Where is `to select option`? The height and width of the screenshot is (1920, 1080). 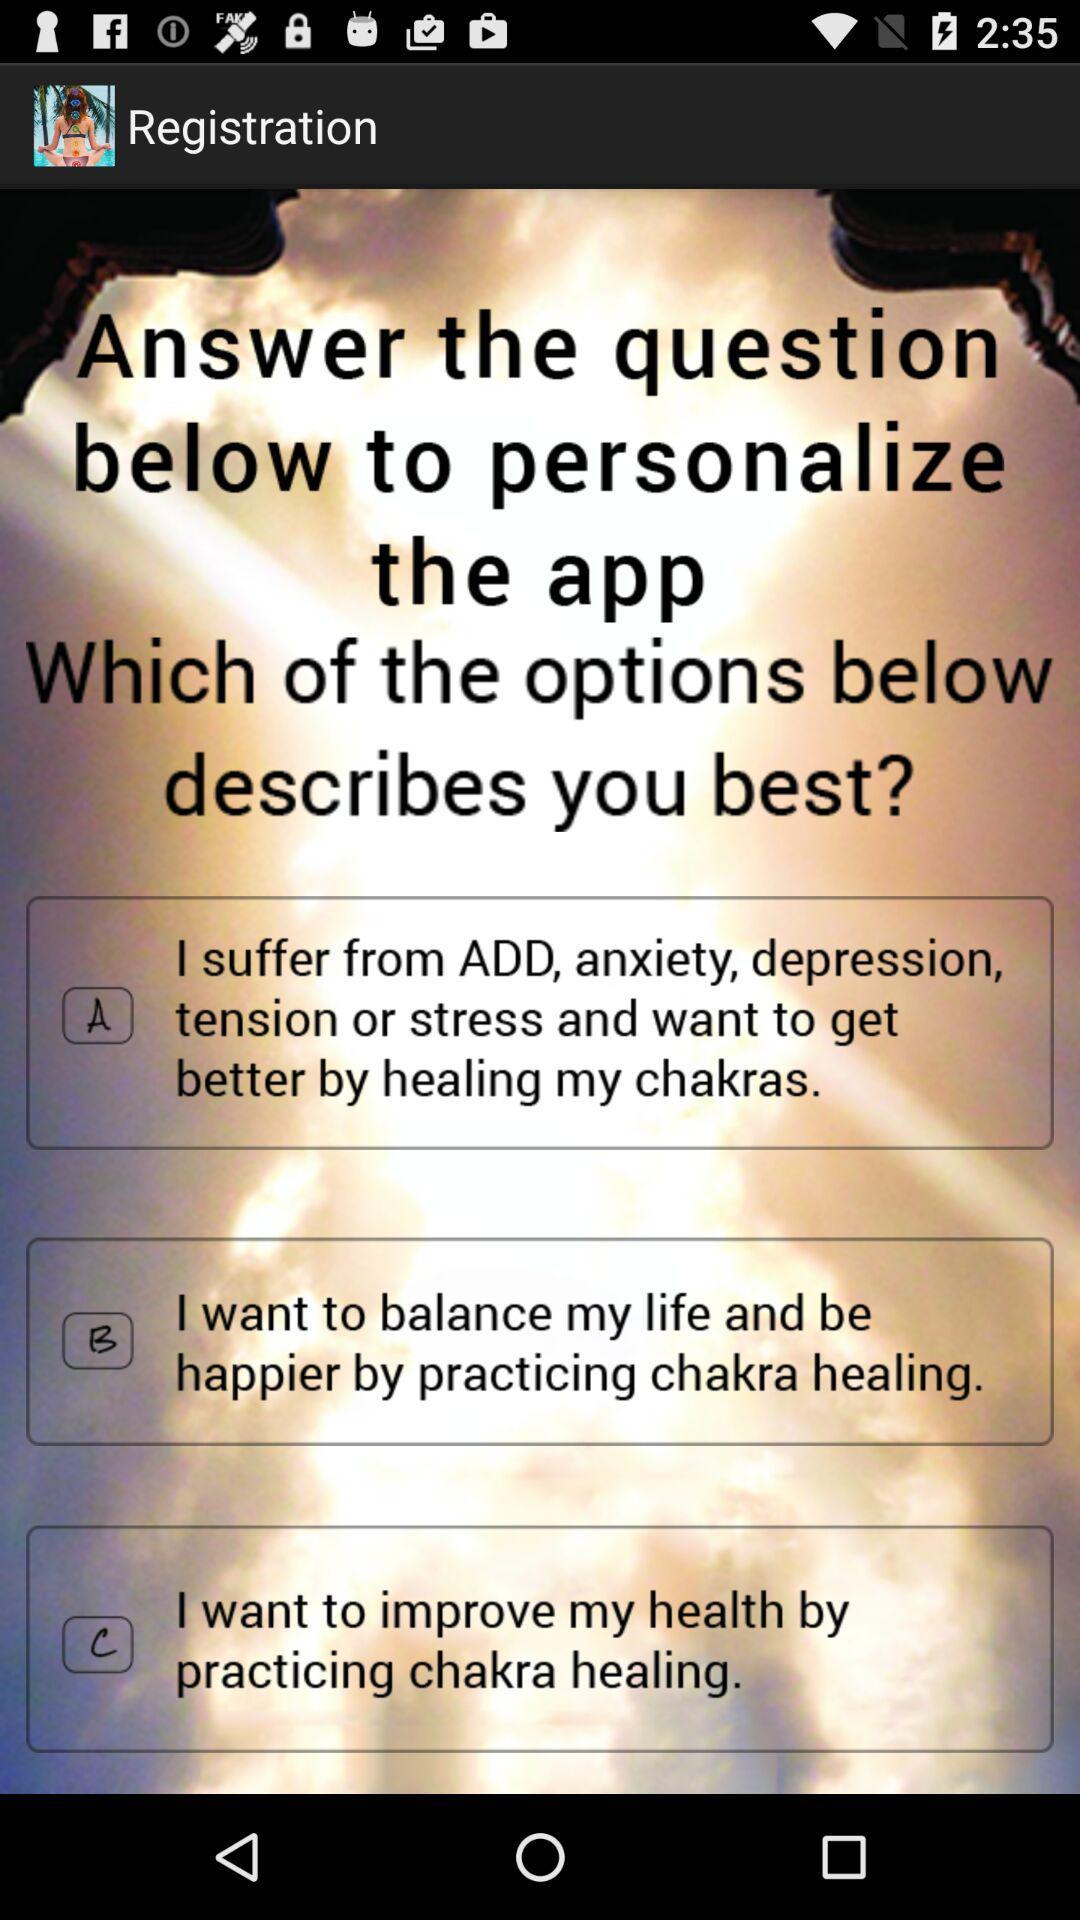 to select option is located at coordinates (540, 1341).